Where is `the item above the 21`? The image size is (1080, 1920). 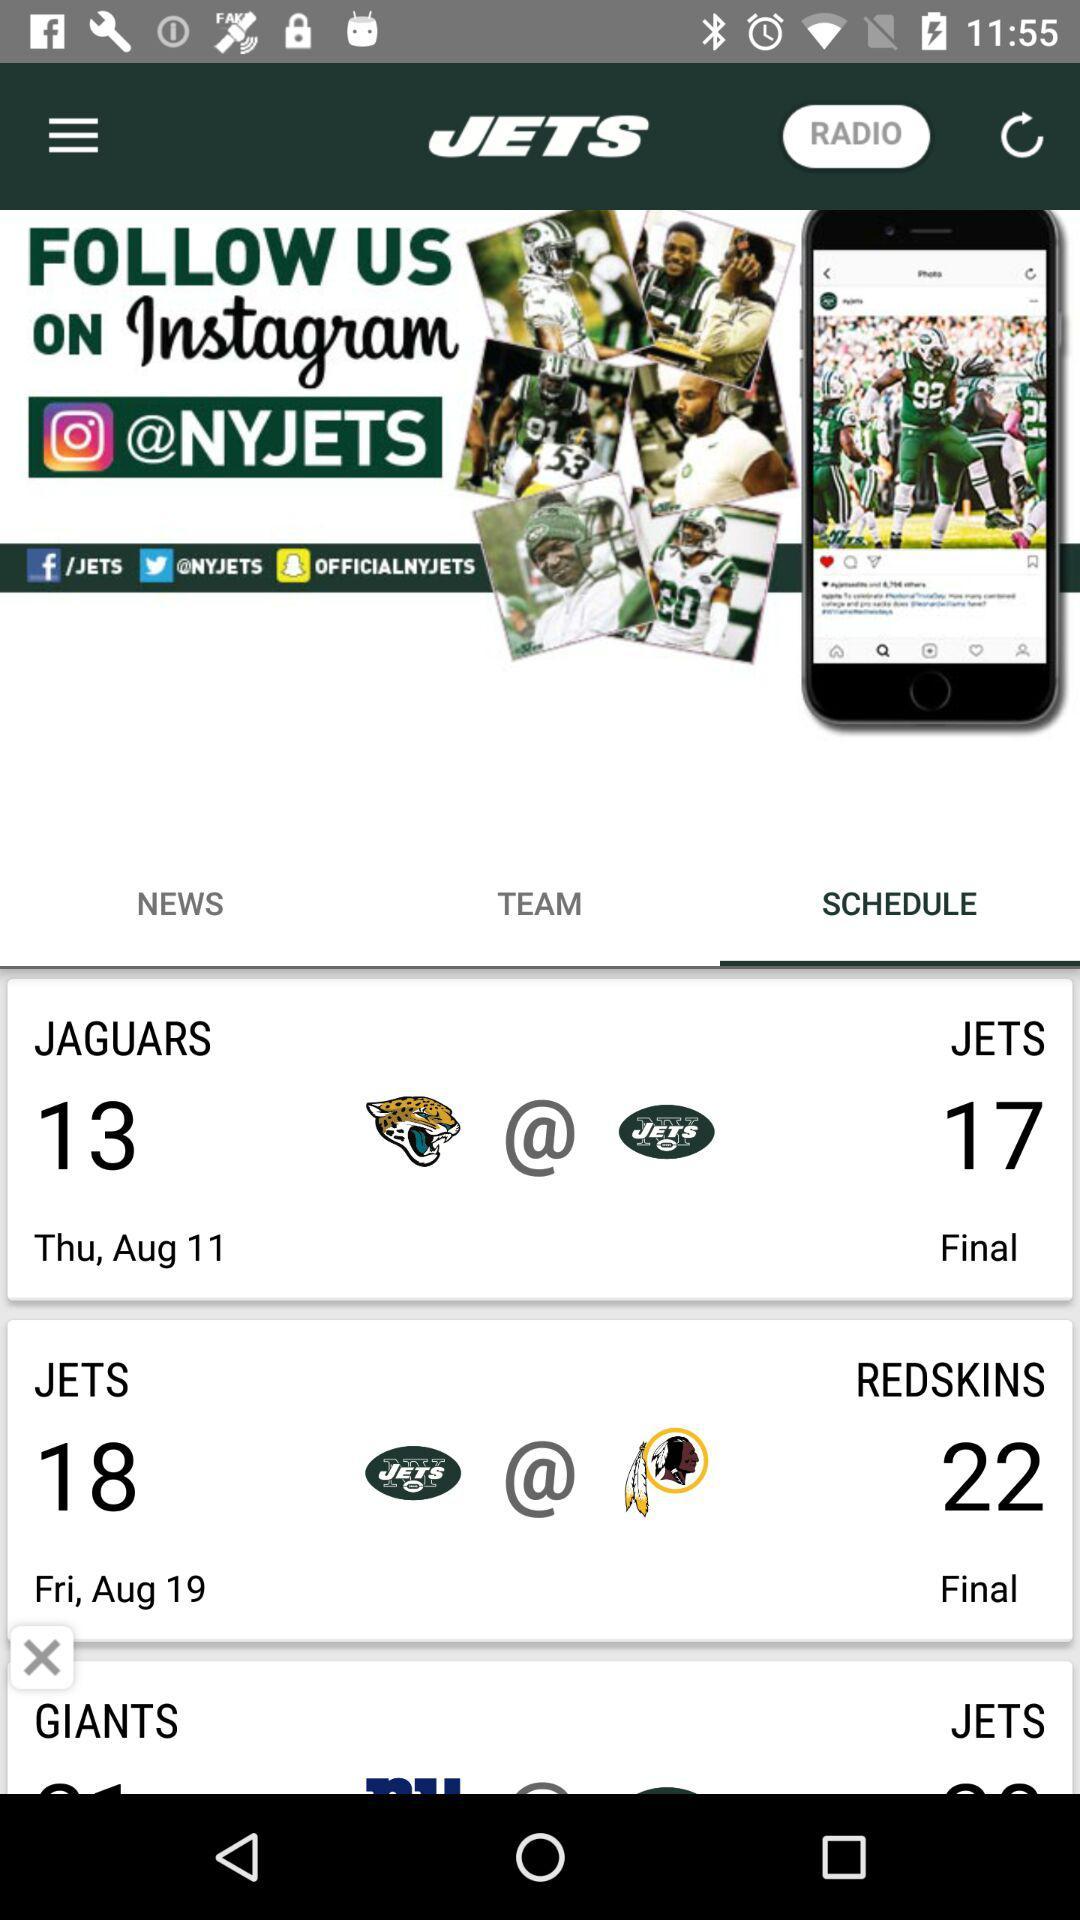 the item above the 21 is located at coordinates (42, 1657).